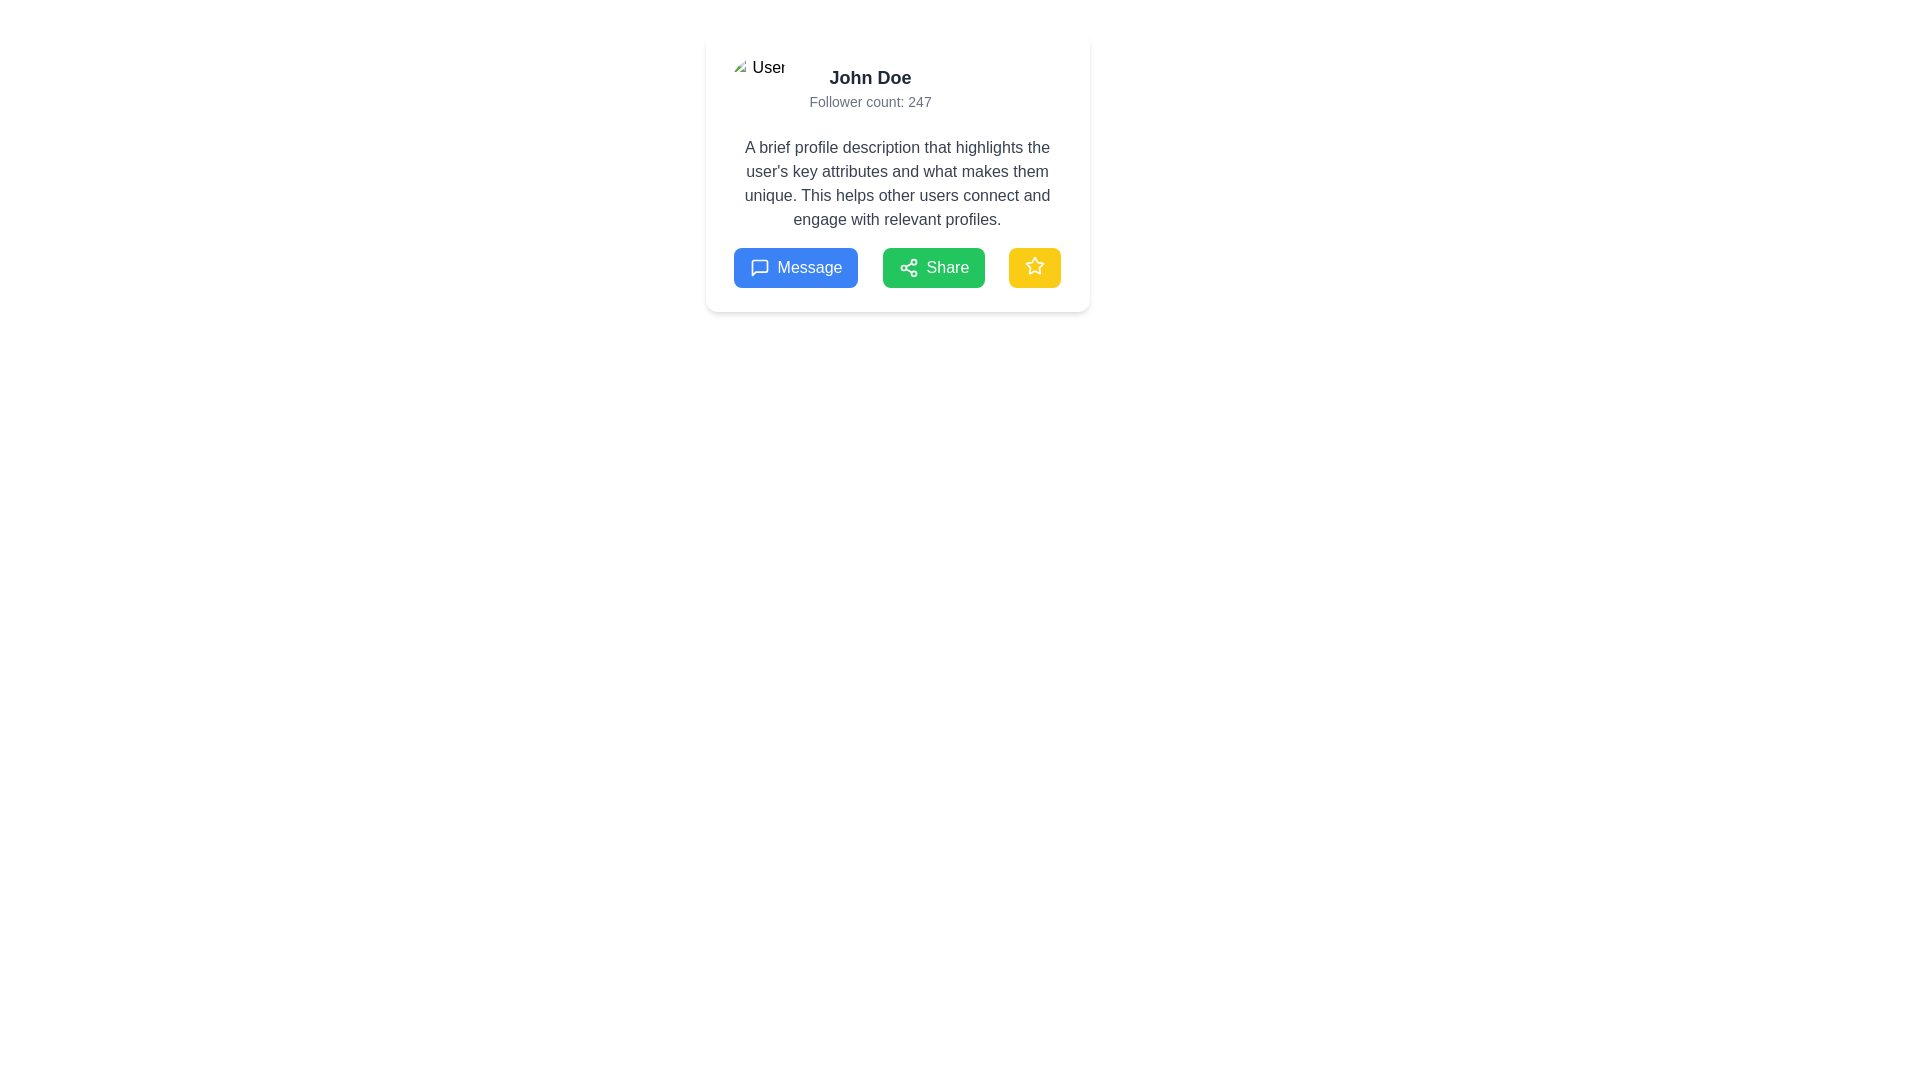 Image resolution: width=1920 pixels, height=1080 pixels. I want to click on the blue button labeled 'Message' with rounded corners, so click(795, 266).